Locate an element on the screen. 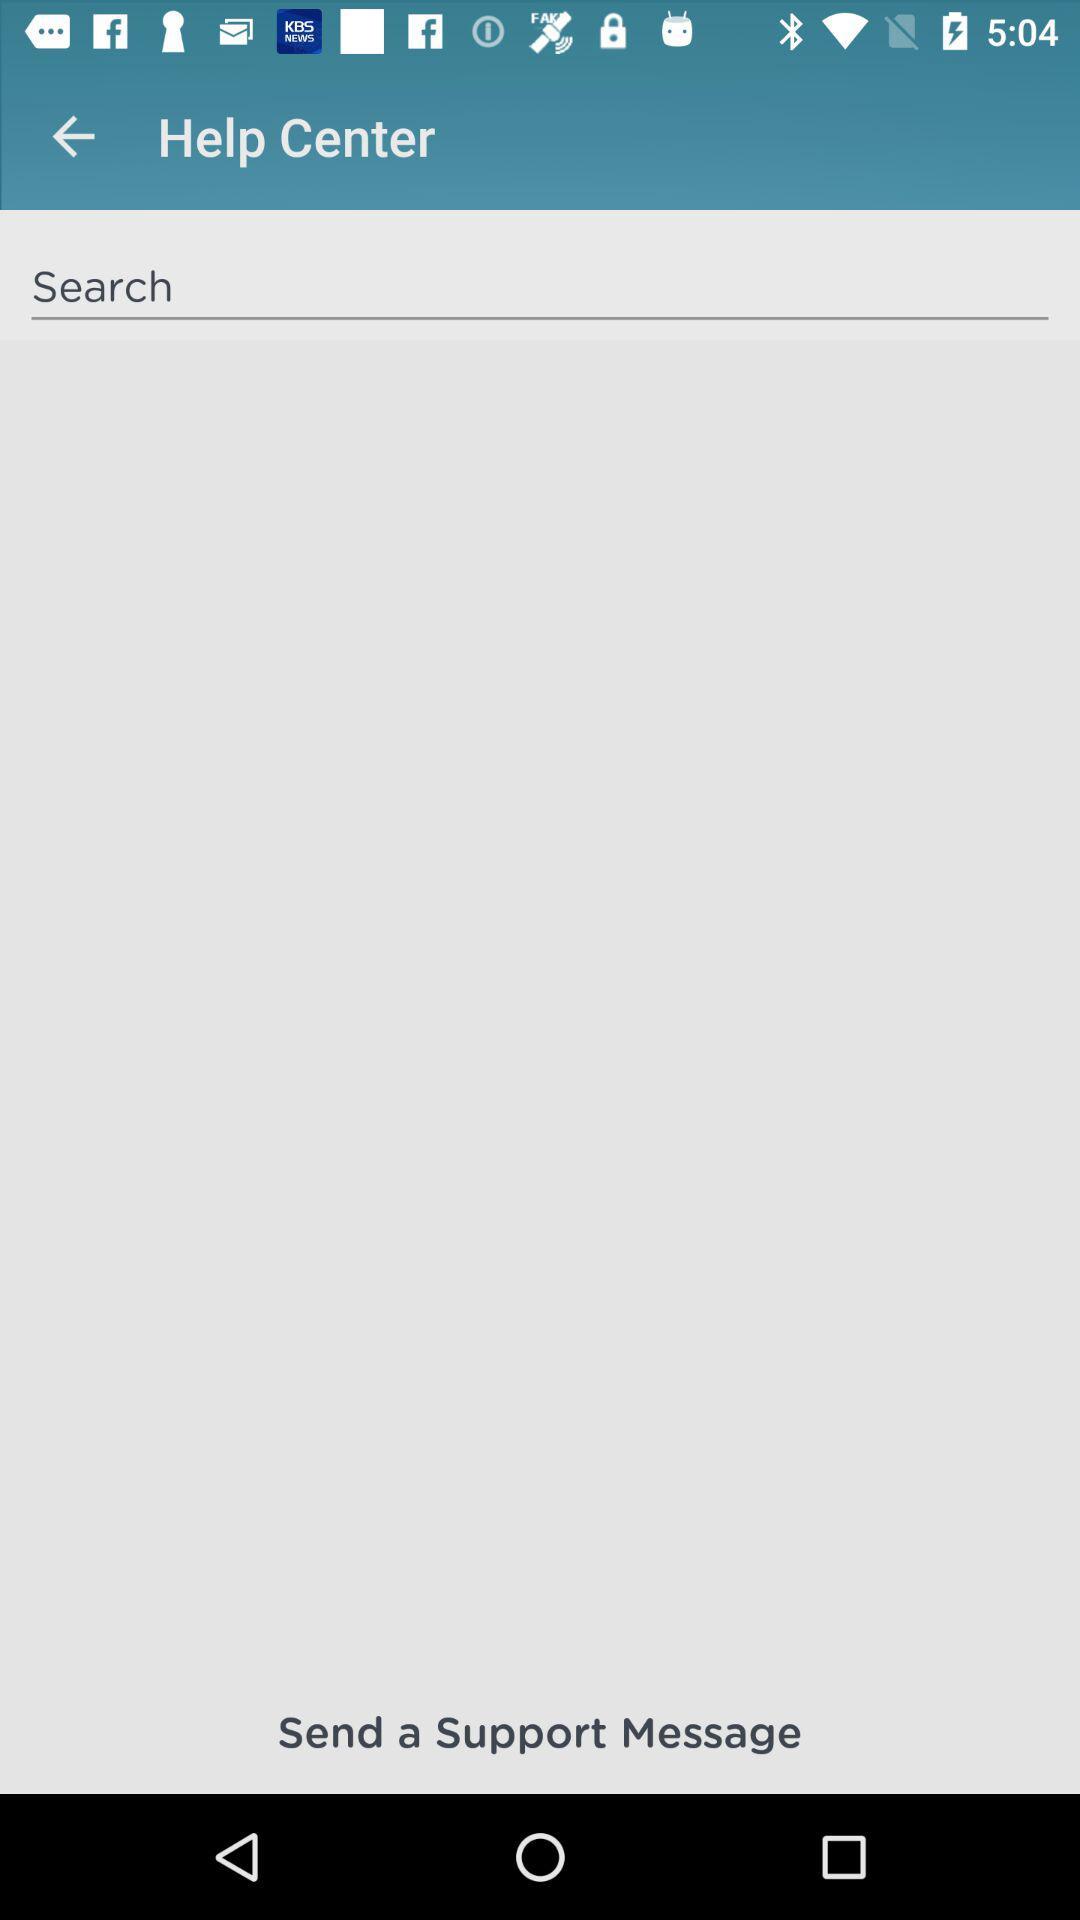 This screenshot has height=1920, width=1080. app next to help center icon is located at coordinates (72, 135).